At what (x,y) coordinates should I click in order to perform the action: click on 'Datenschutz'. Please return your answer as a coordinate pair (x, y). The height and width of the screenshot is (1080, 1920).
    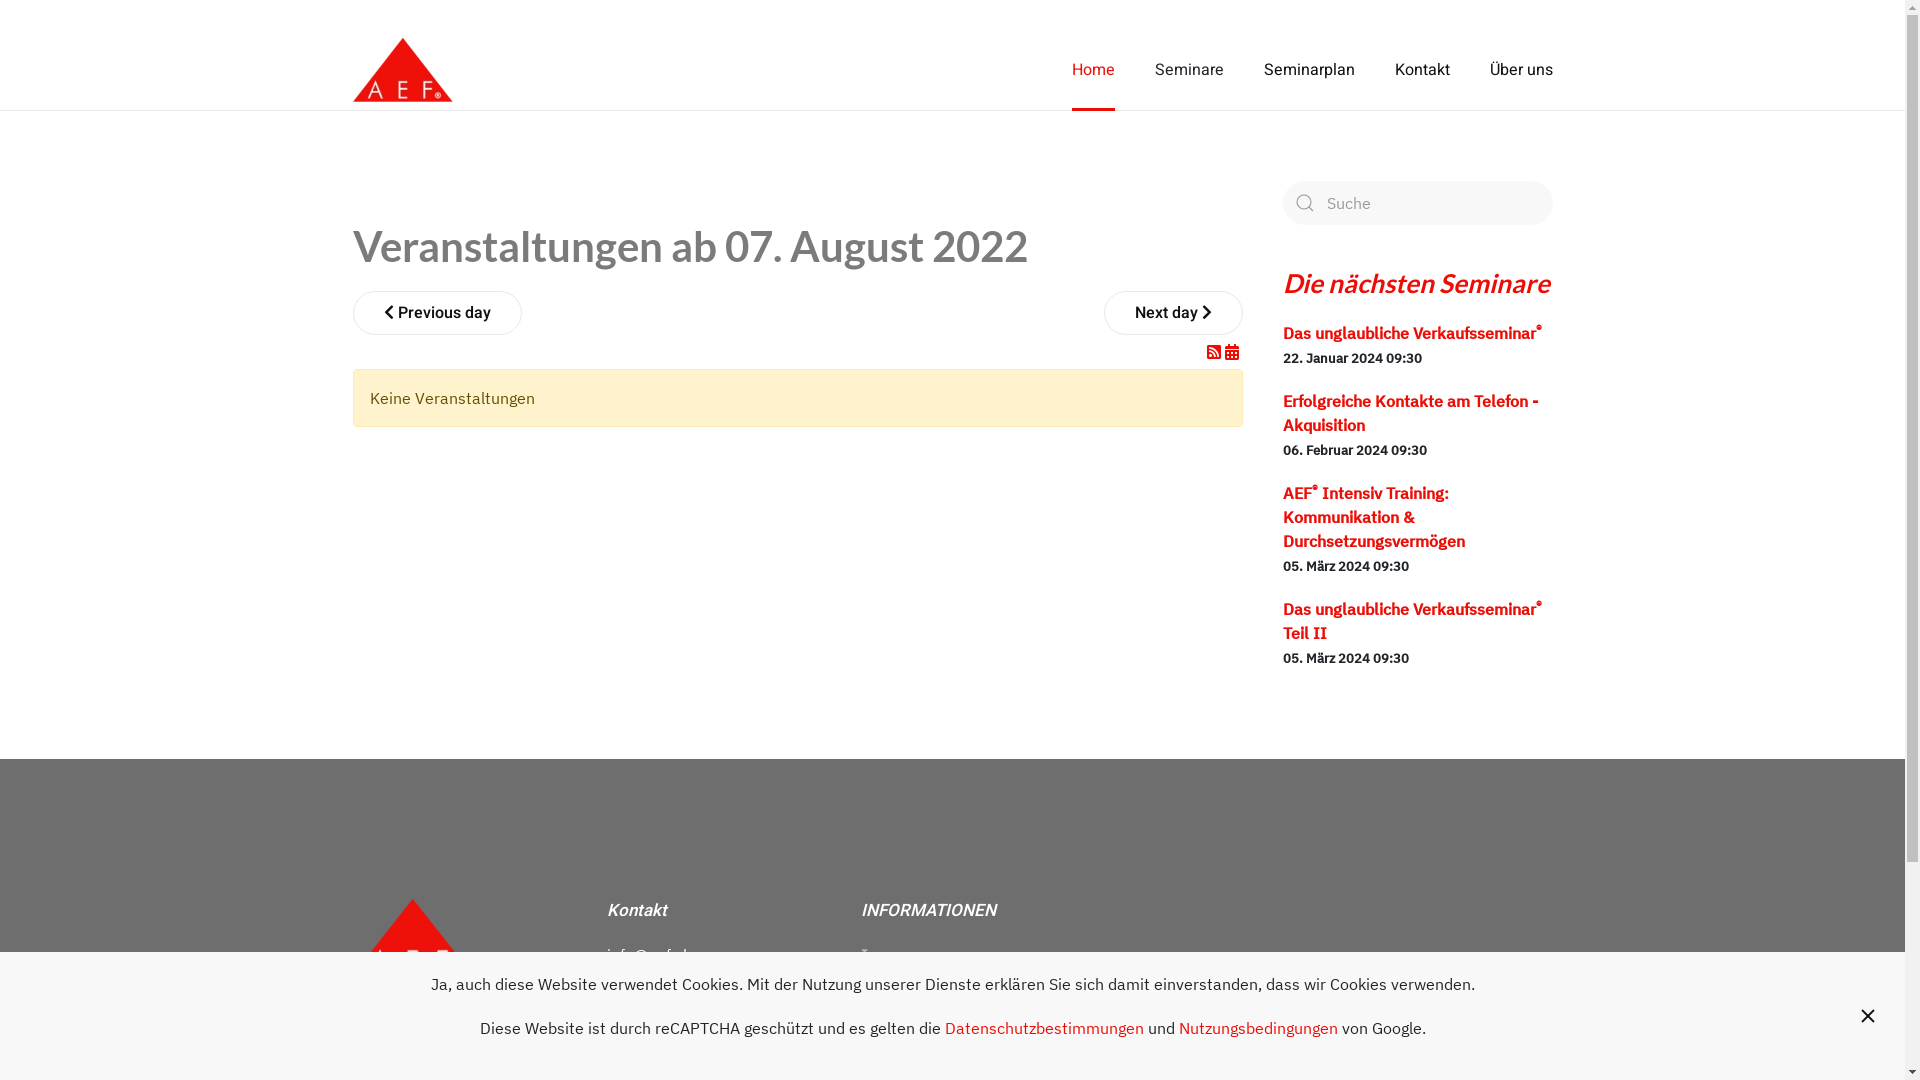
    Looking at the image, I should click on (905, 987).